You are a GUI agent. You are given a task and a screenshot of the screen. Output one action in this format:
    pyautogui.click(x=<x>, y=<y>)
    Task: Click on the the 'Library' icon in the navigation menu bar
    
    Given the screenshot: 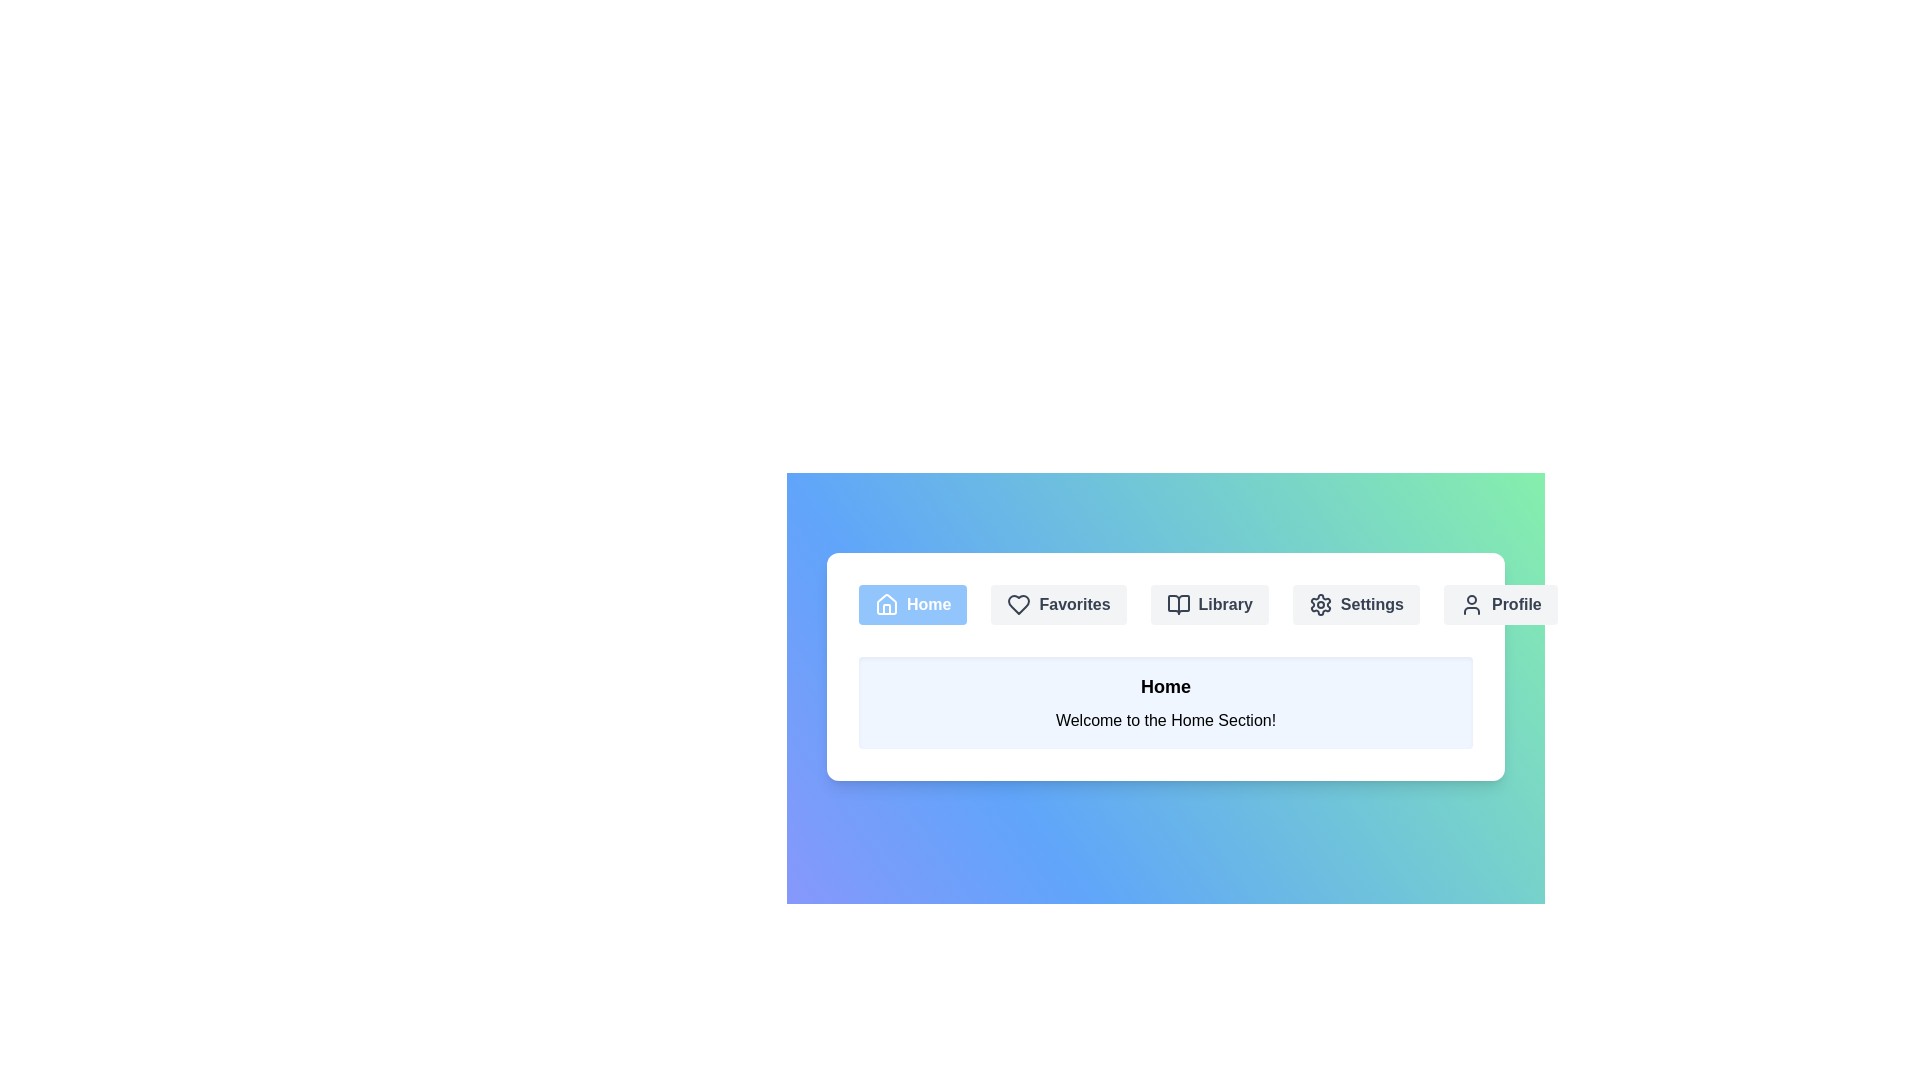 What is the action you would take?
    pyautogui.click(x=1178, y=604)
    